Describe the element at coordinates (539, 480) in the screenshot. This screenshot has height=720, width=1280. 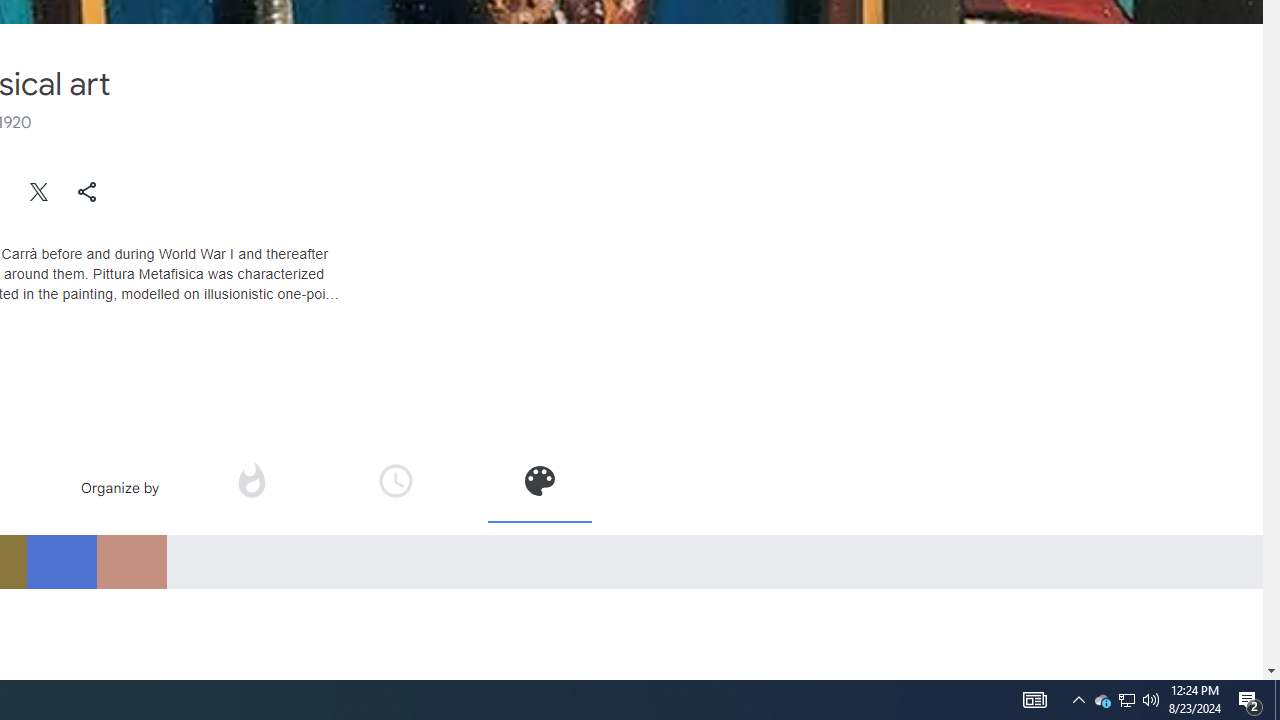
I see `'Organize by color'` at that location.